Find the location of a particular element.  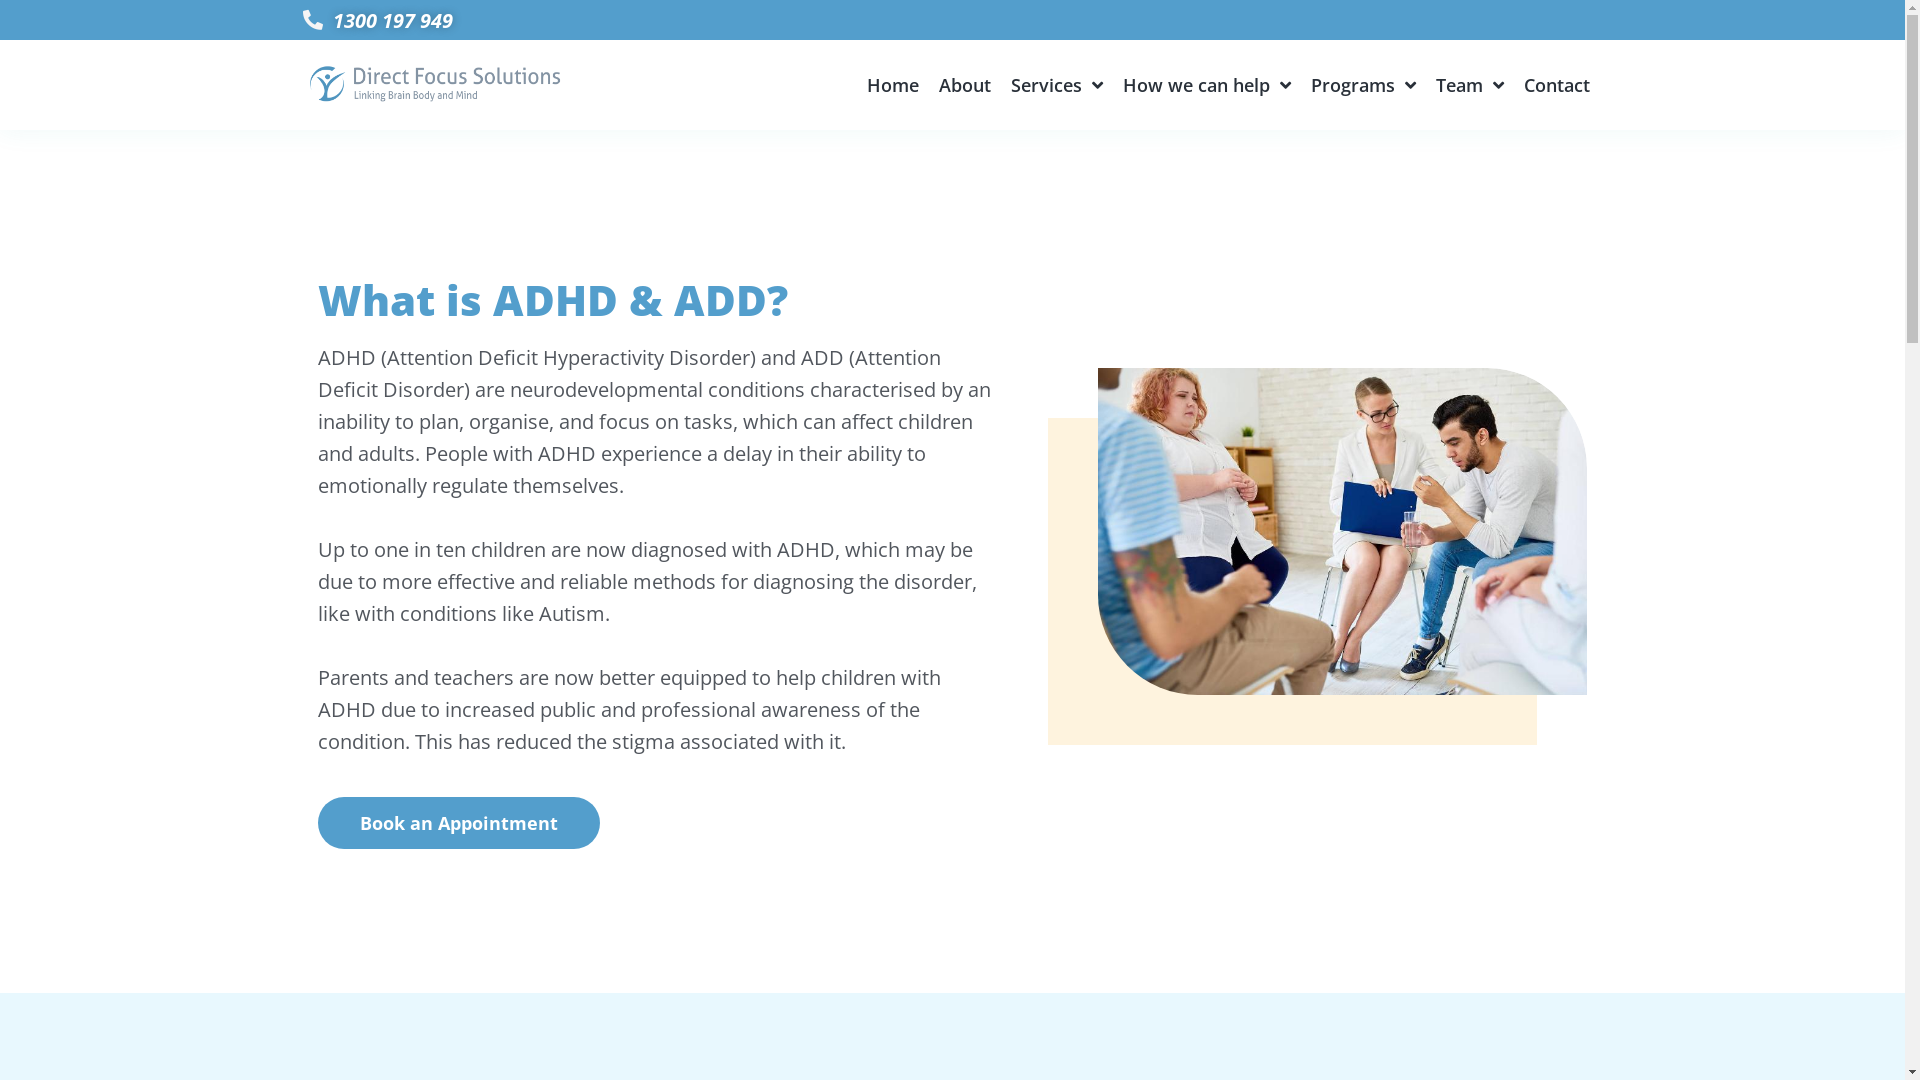

'Team' is located at coordinates (1469, 83).